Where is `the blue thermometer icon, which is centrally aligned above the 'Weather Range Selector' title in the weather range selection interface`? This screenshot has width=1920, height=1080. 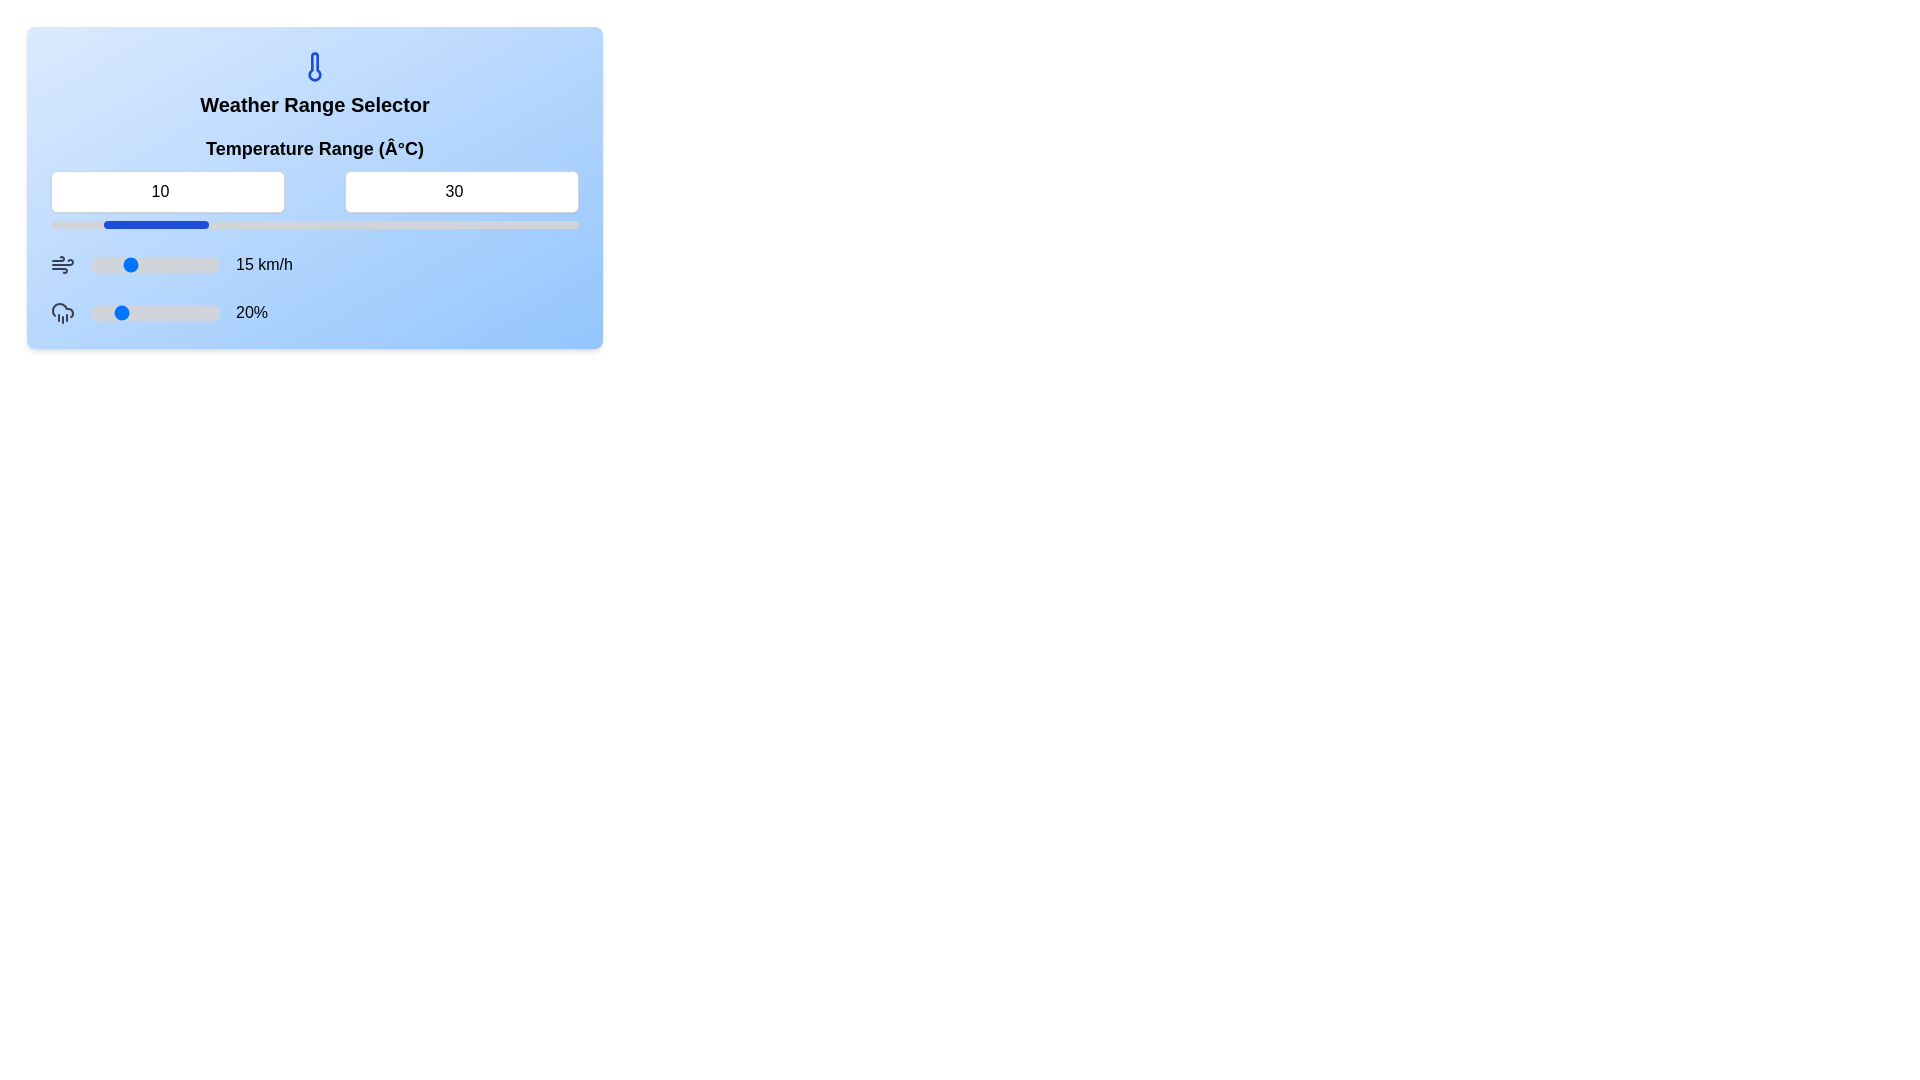
the blue thermometer icon, which is centrally aligned above the 'Weather Range Selector' title in the weather range selection interface is located at coordinates (314, 65).